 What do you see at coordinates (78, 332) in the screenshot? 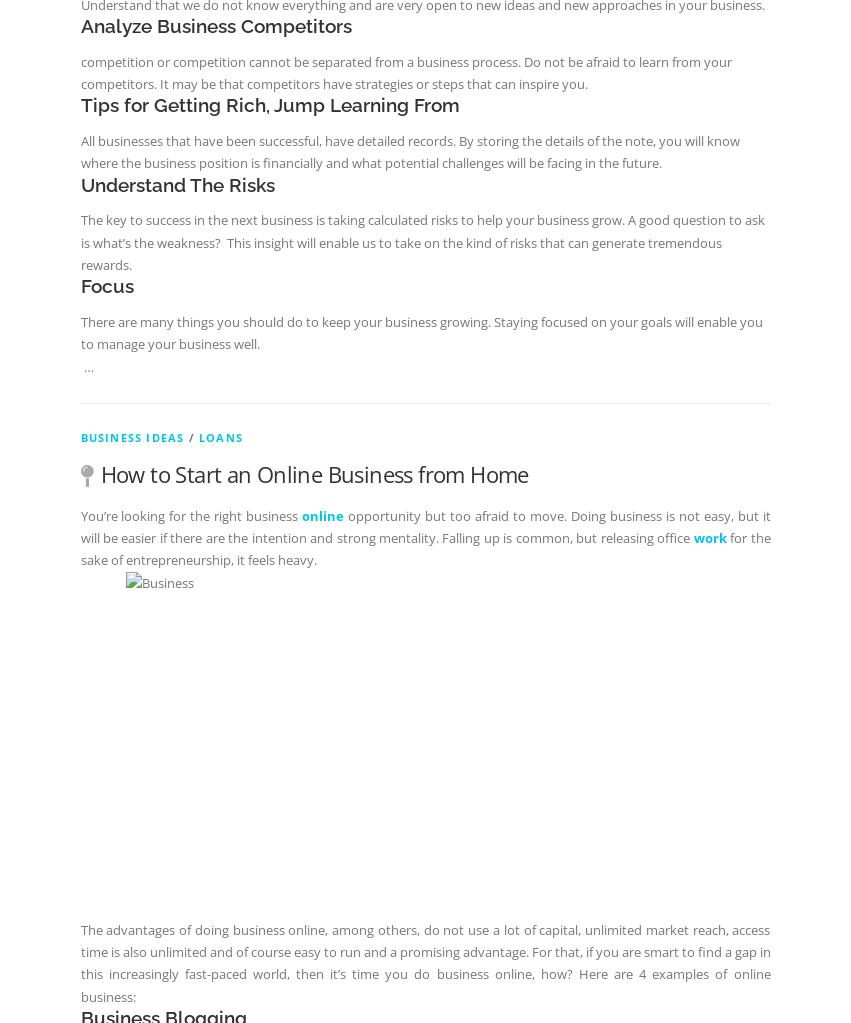
I see `'There are many things you should do to keep your business growing. Staying focused on your goals will enable you to manage your business well.'` at bounding box center [78, 332].